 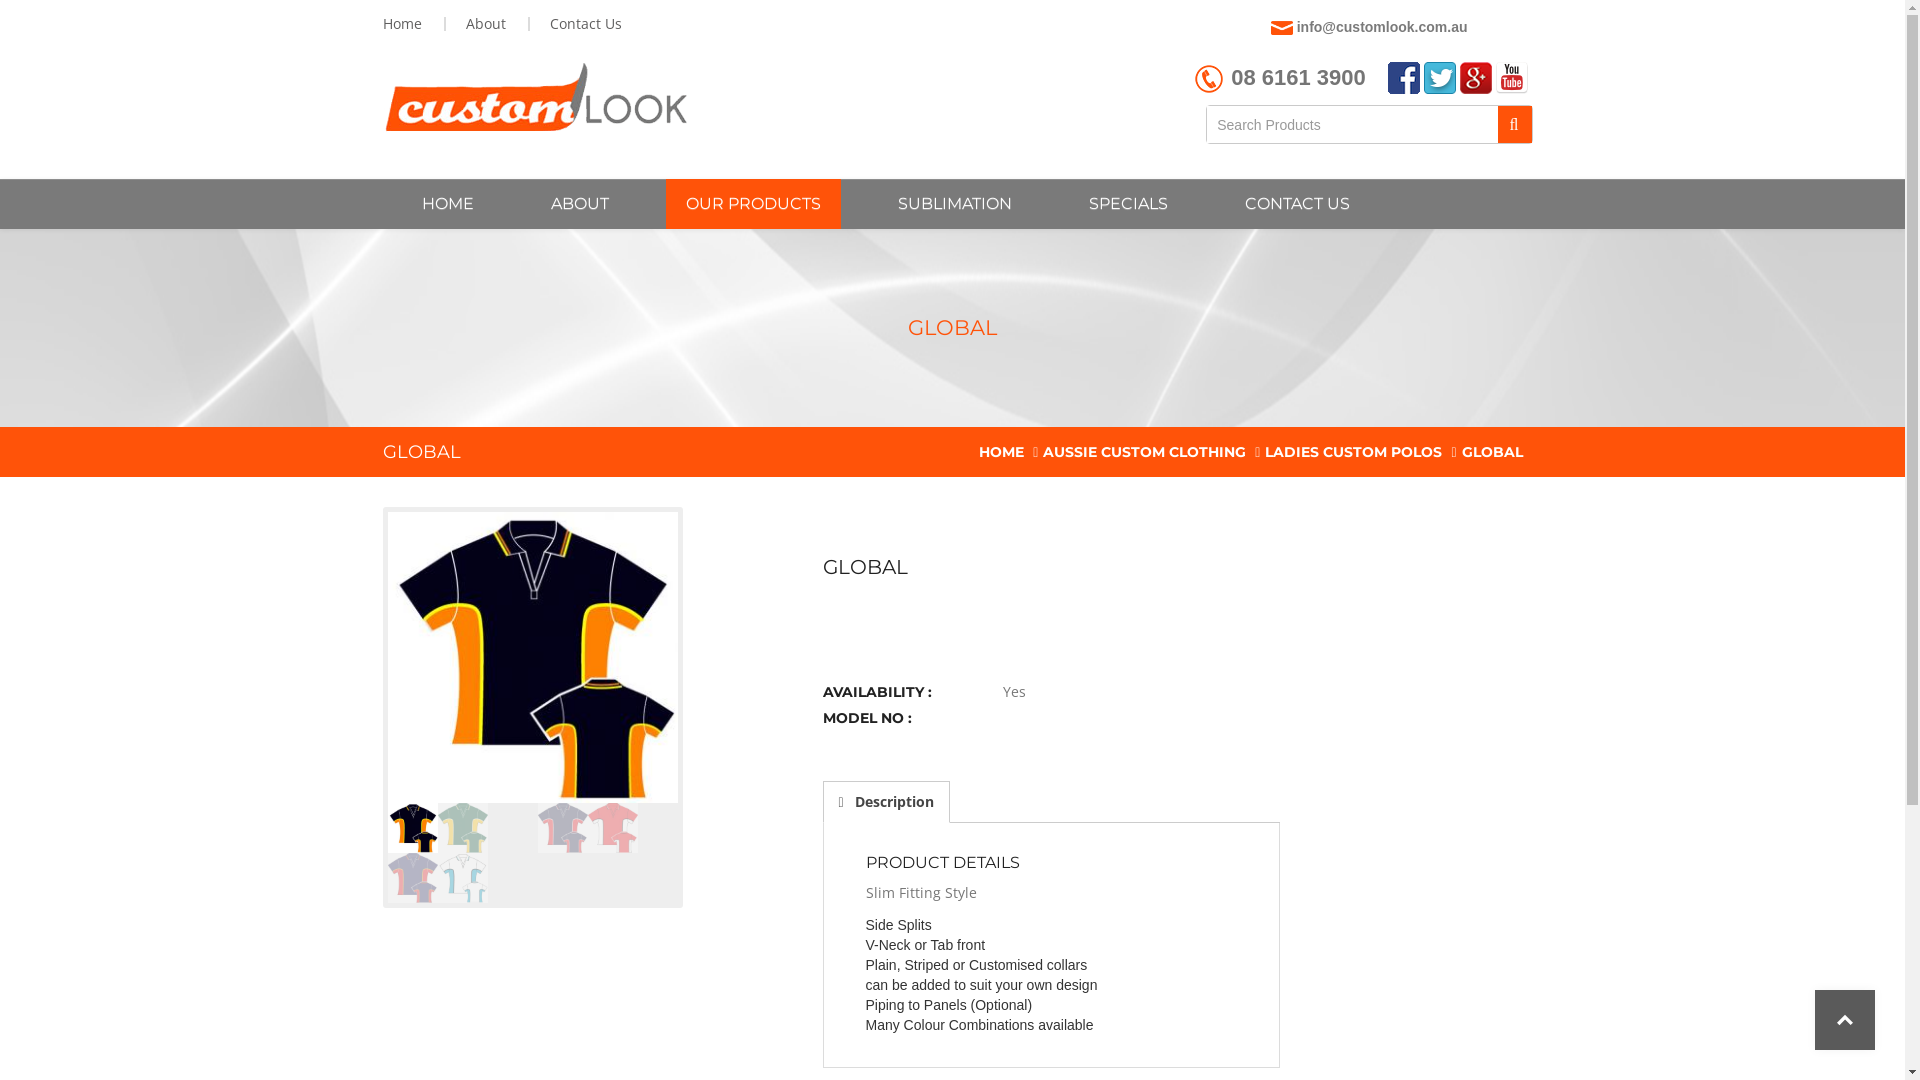 What do you see at coordinates (1041, 451) in the screenshot?
I see `'AUSSIE CUSTOM CLOTHING'` at bounding box center [1041, 451].